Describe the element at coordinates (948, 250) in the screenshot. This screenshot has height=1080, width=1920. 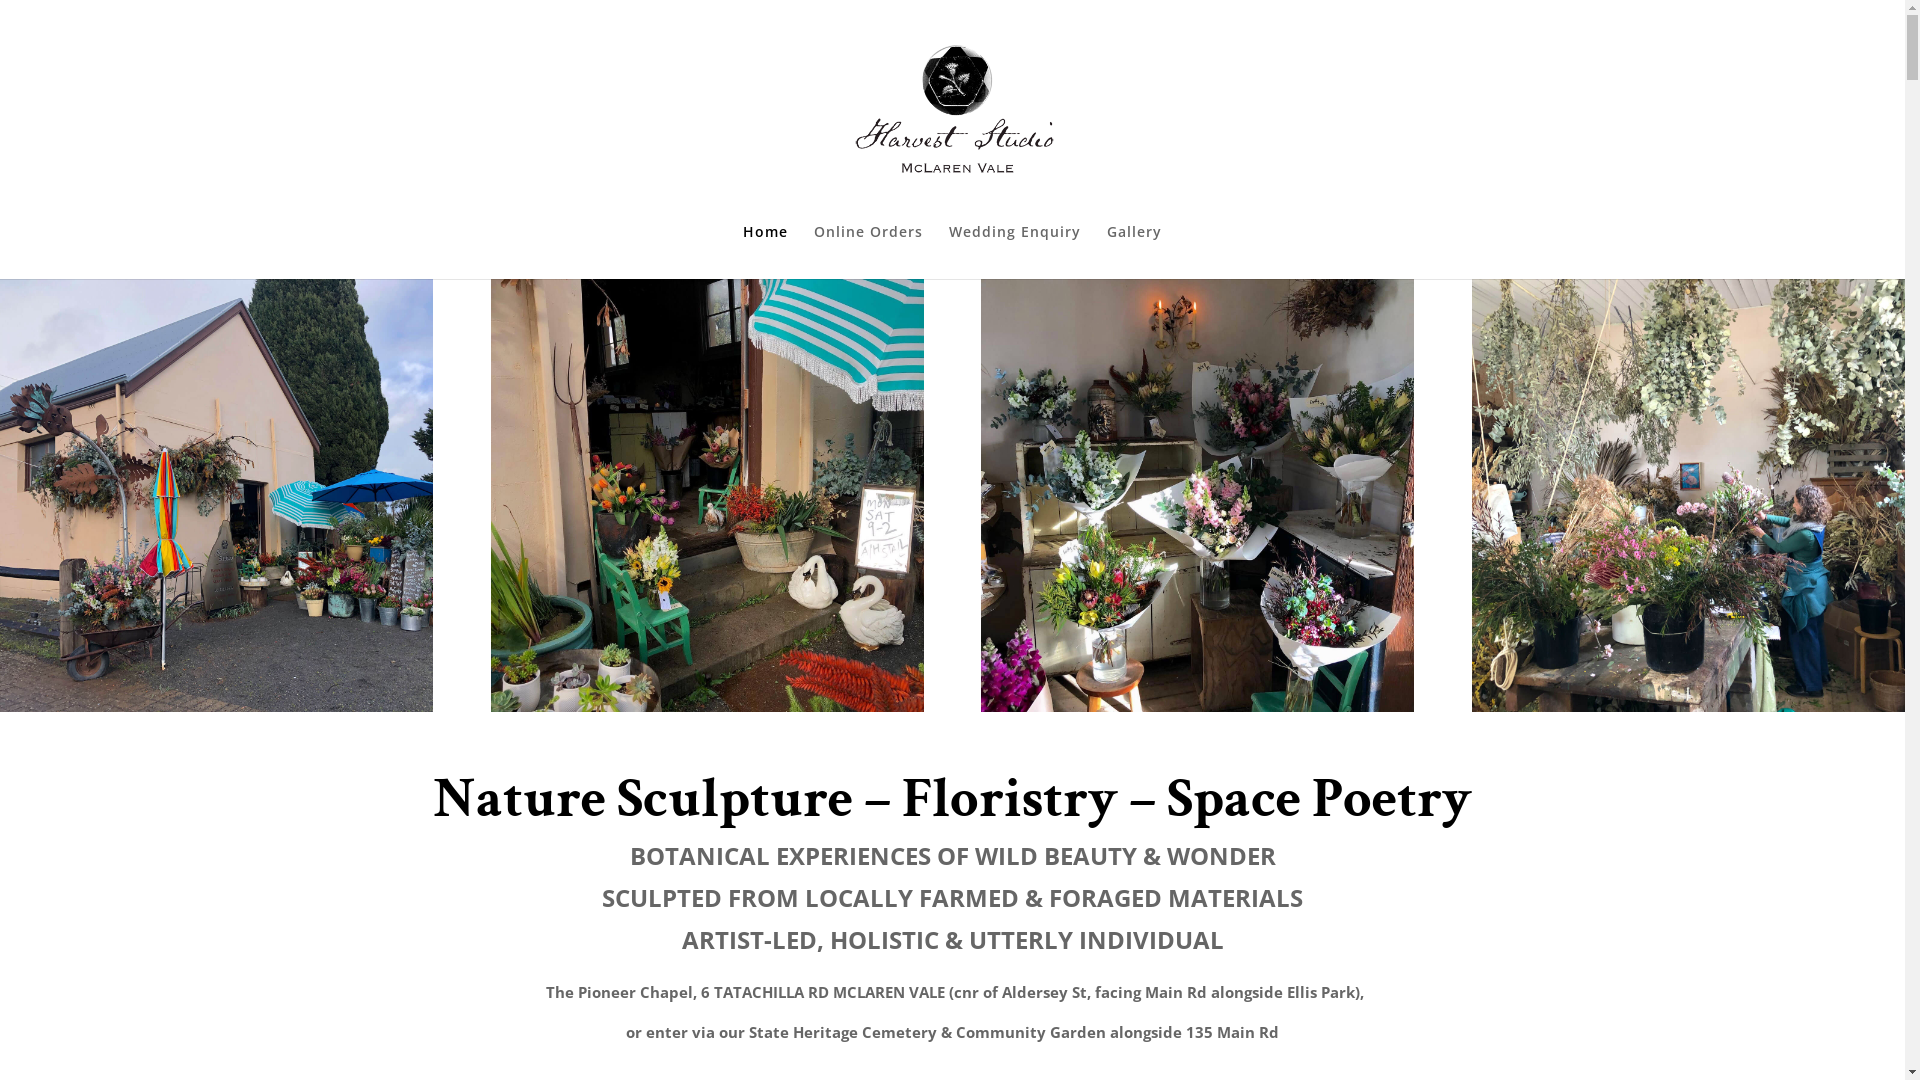
I see `'Wedding Enquiry'` at that location.